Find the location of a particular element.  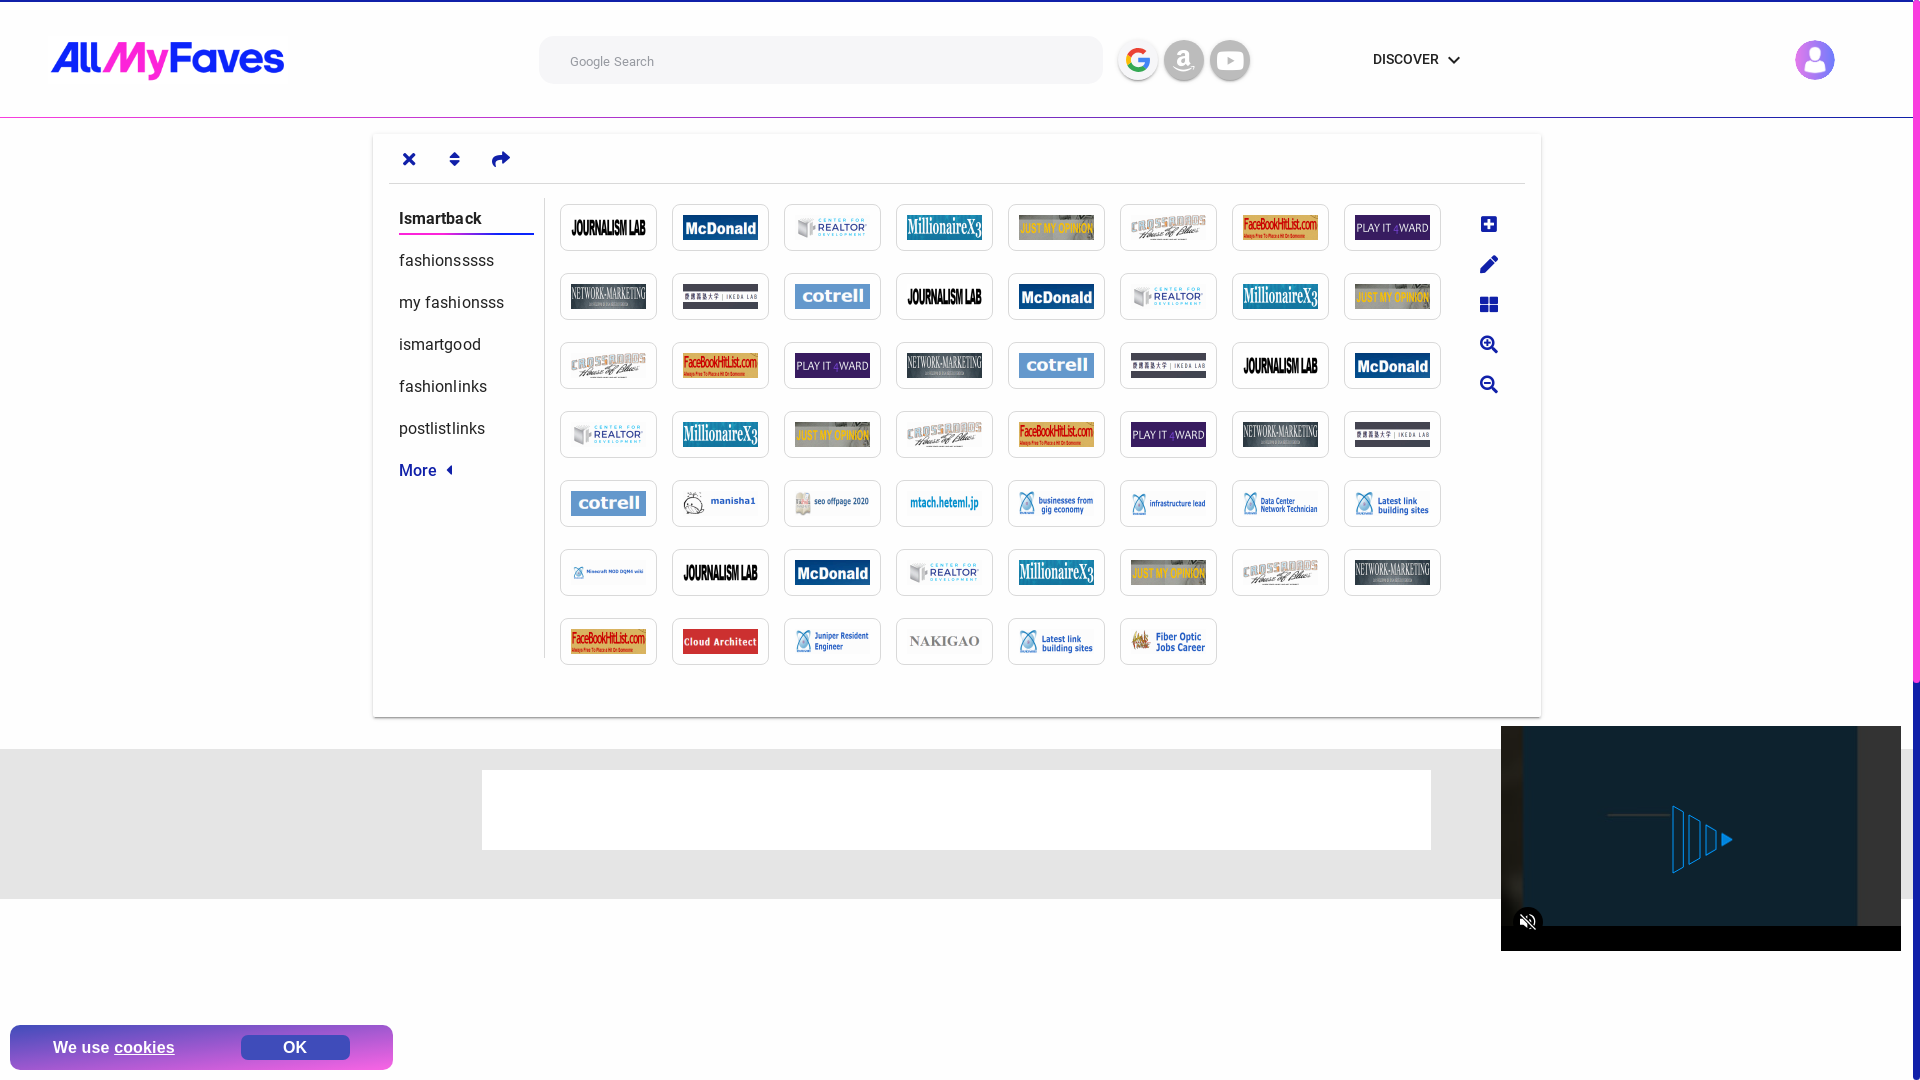

'Amazon Search' is located at coordinates (1184, 59).